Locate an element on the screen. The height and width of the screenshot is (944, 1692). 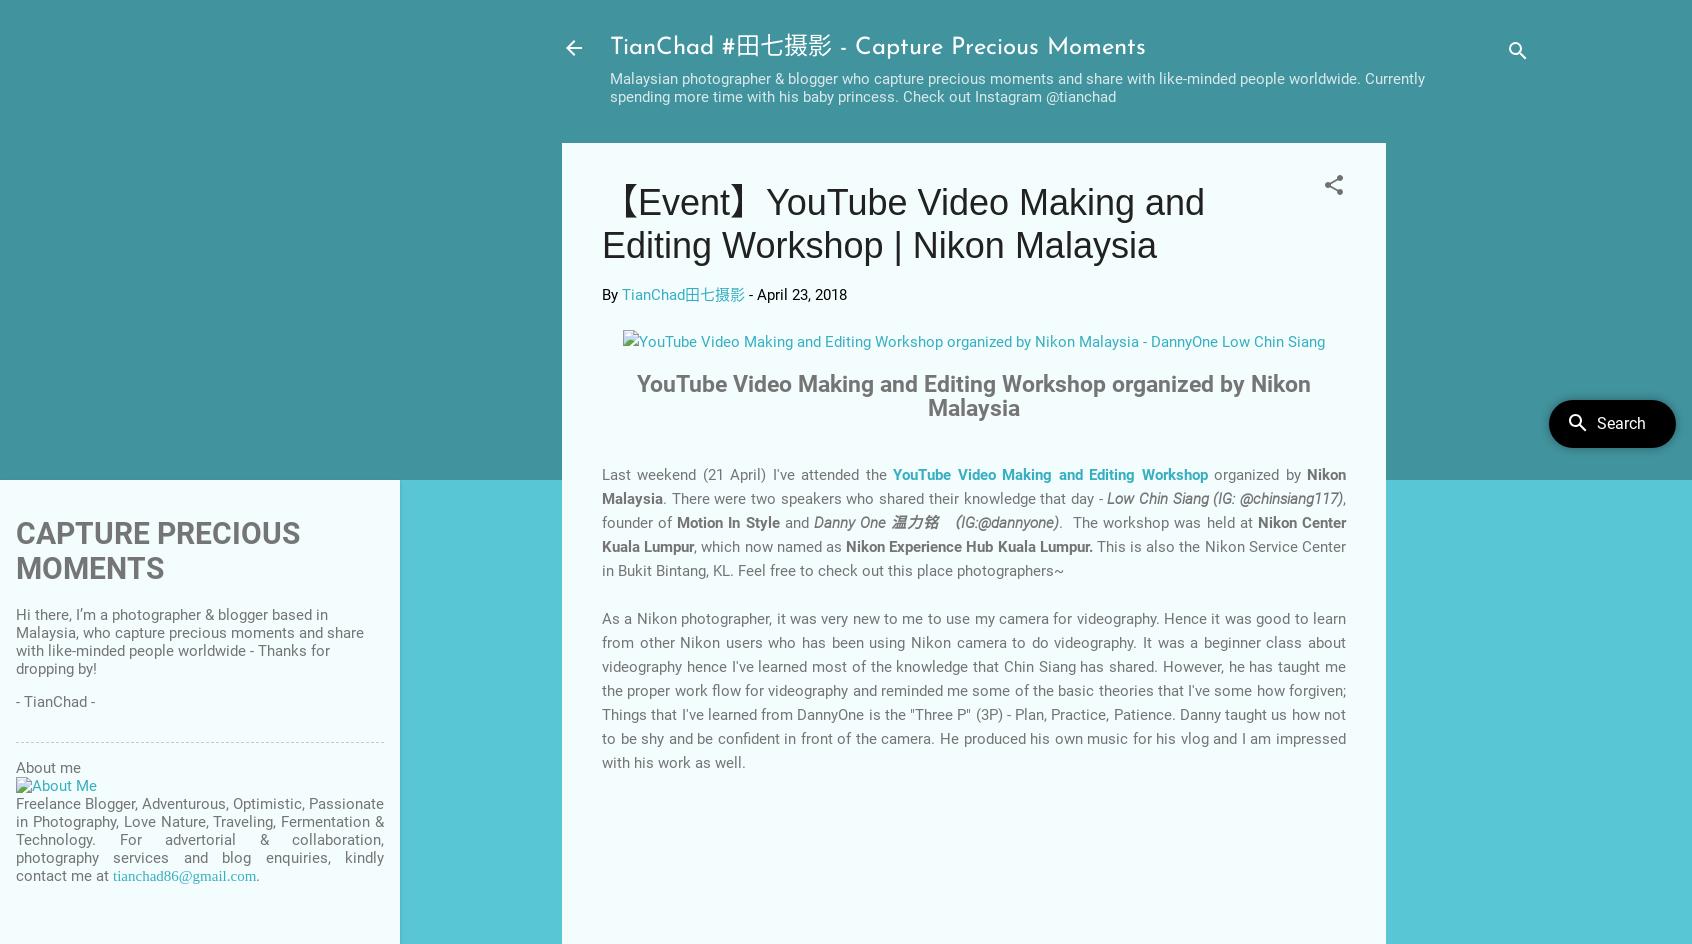
'.  The workshop was held at' is located at coordinates (1156, 522).